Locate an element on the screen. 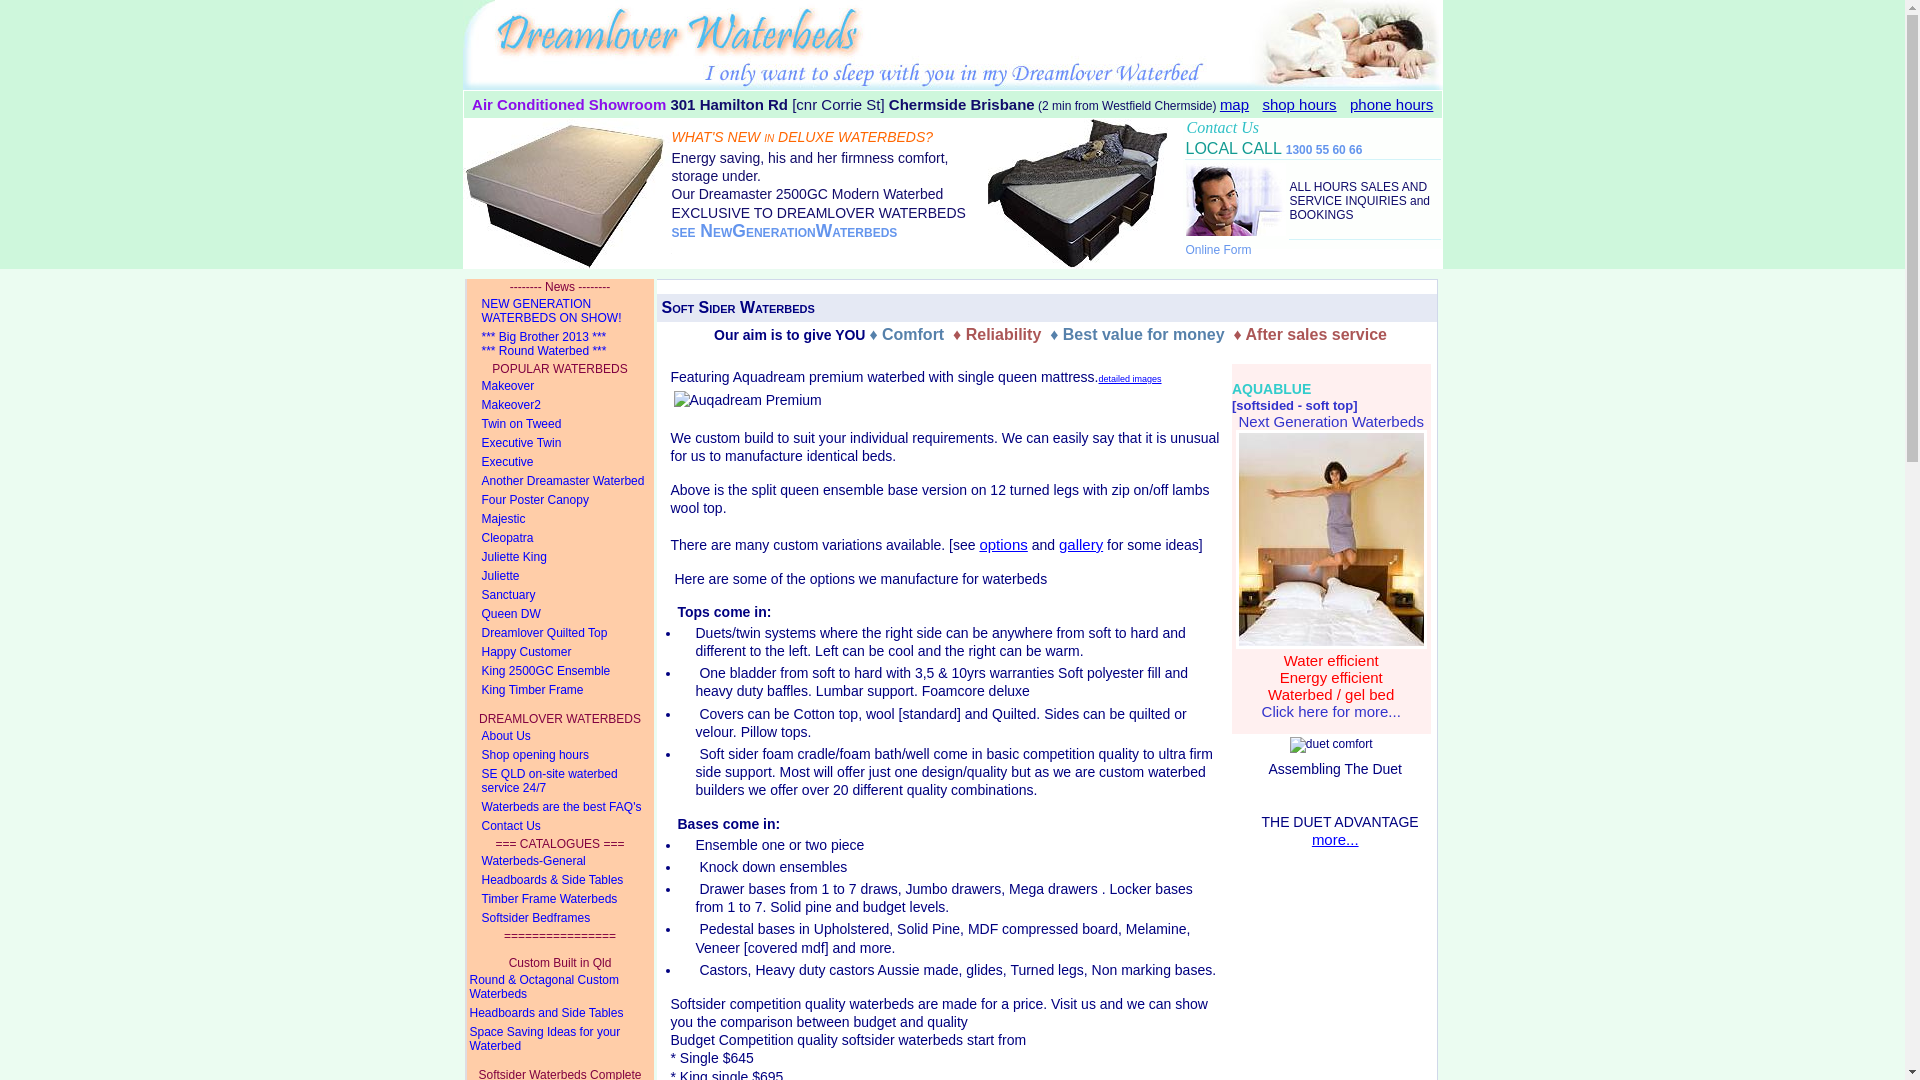  'Dreamlover Quilted Top' is located at coordinates (464, 633).